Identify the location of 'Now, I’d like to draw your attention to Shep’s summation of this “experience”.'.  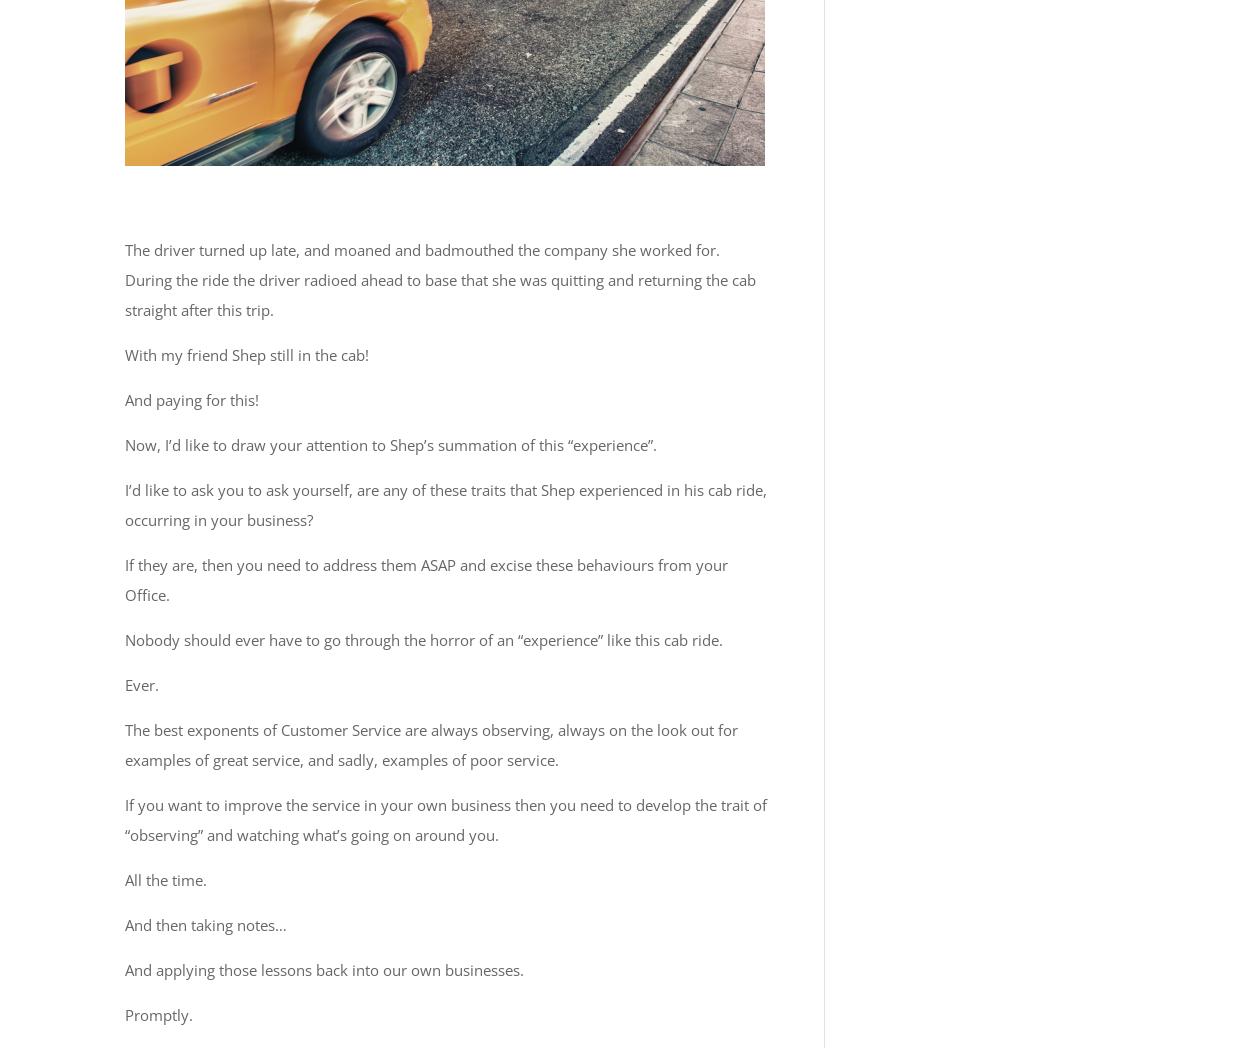
(125, 443).